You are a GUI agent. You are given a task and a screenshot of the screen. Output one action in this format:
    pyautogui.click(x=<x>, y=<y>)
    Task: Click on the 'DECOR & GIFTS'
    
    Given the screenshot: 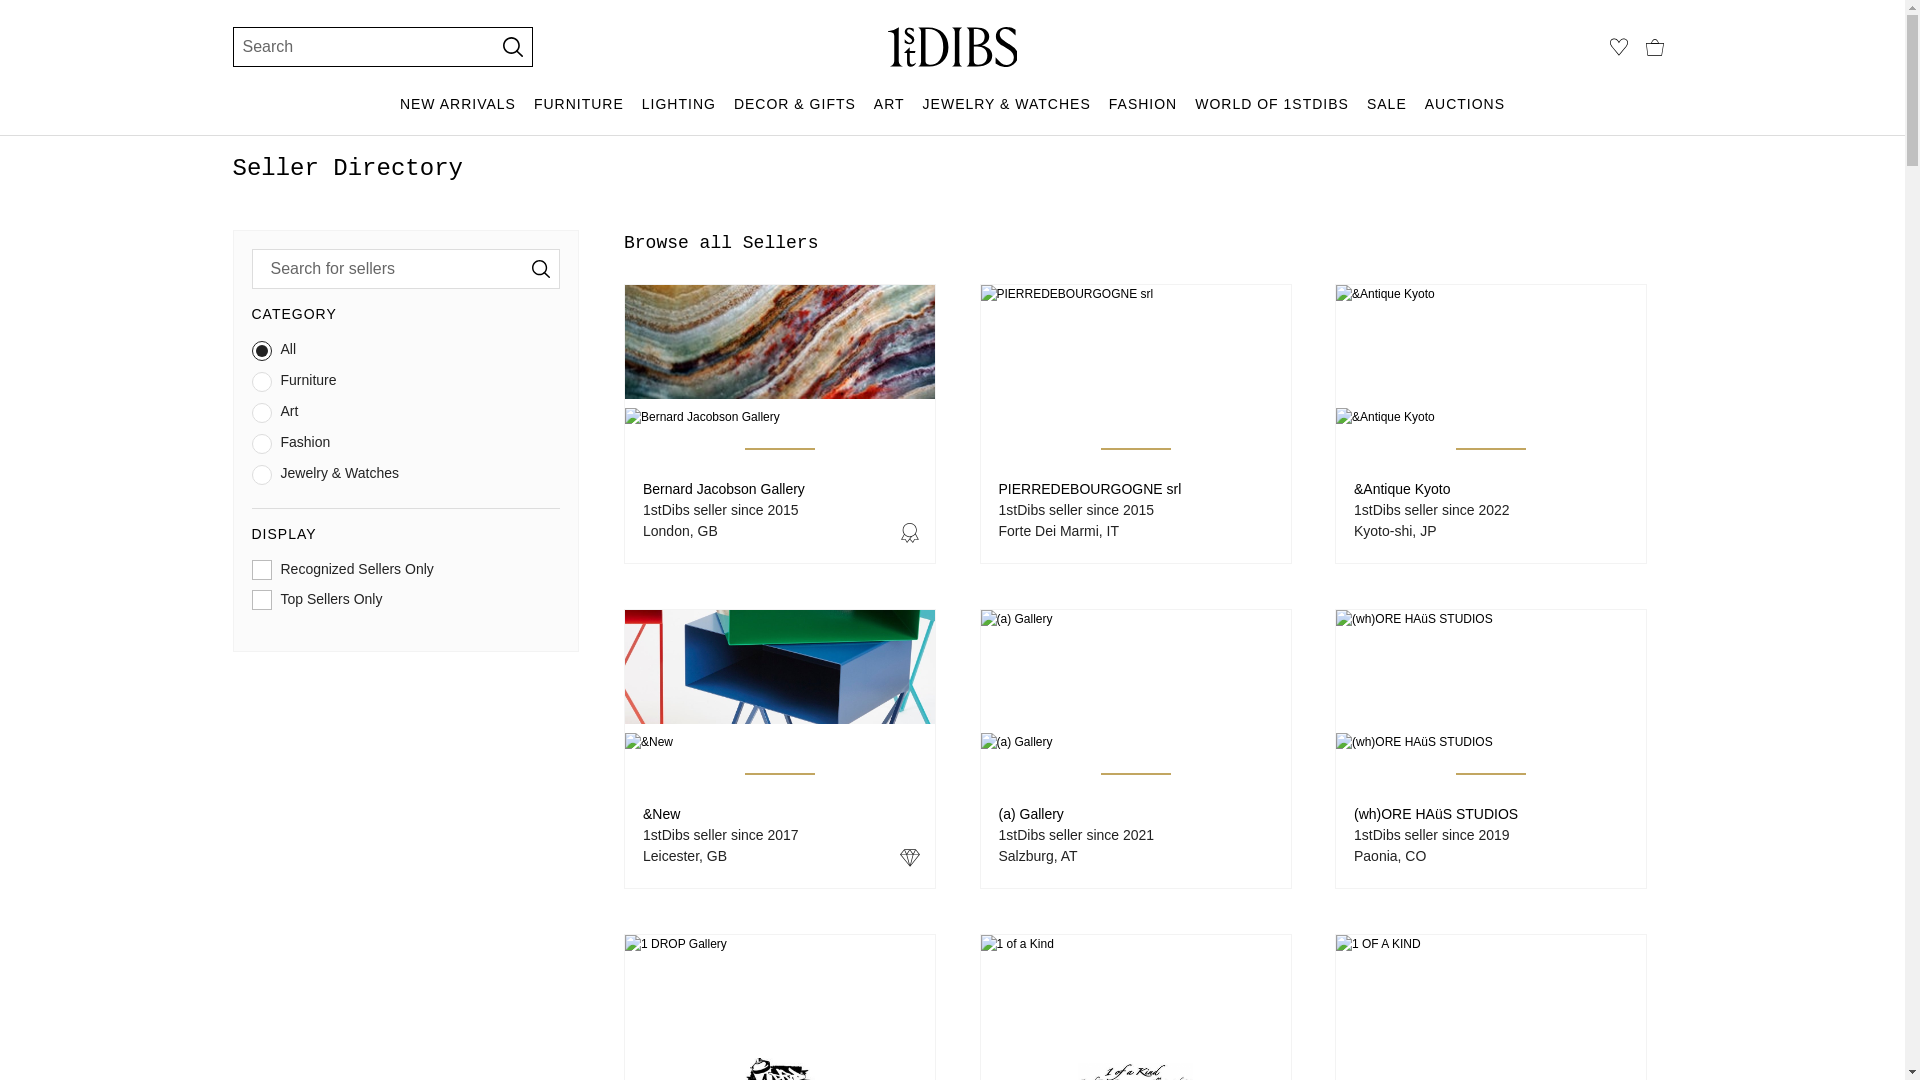 What is the action you would take?
    pyautogui.click(x=794, y=114)
    